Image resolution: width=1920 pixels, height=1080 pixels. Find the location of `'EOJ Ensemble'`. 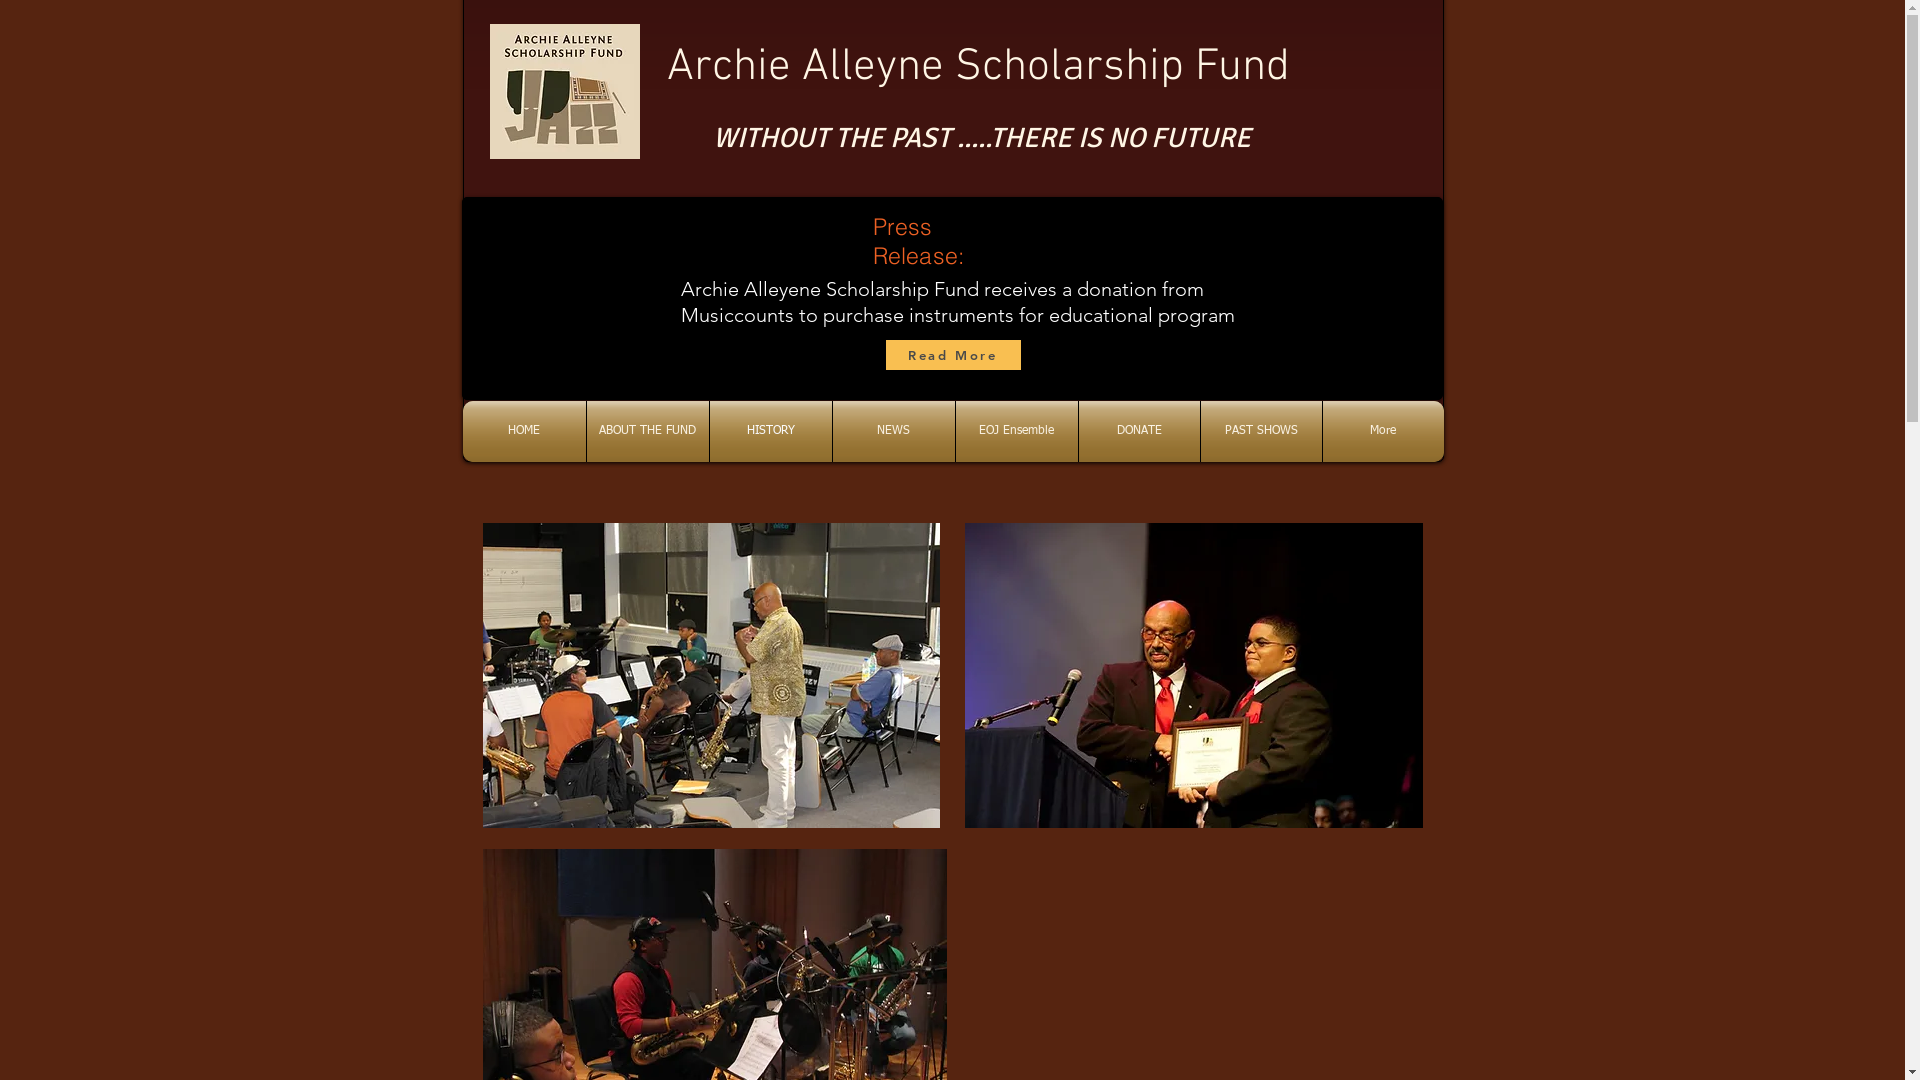

'EOJ Ensemble' is located at coordinates (954, 430).